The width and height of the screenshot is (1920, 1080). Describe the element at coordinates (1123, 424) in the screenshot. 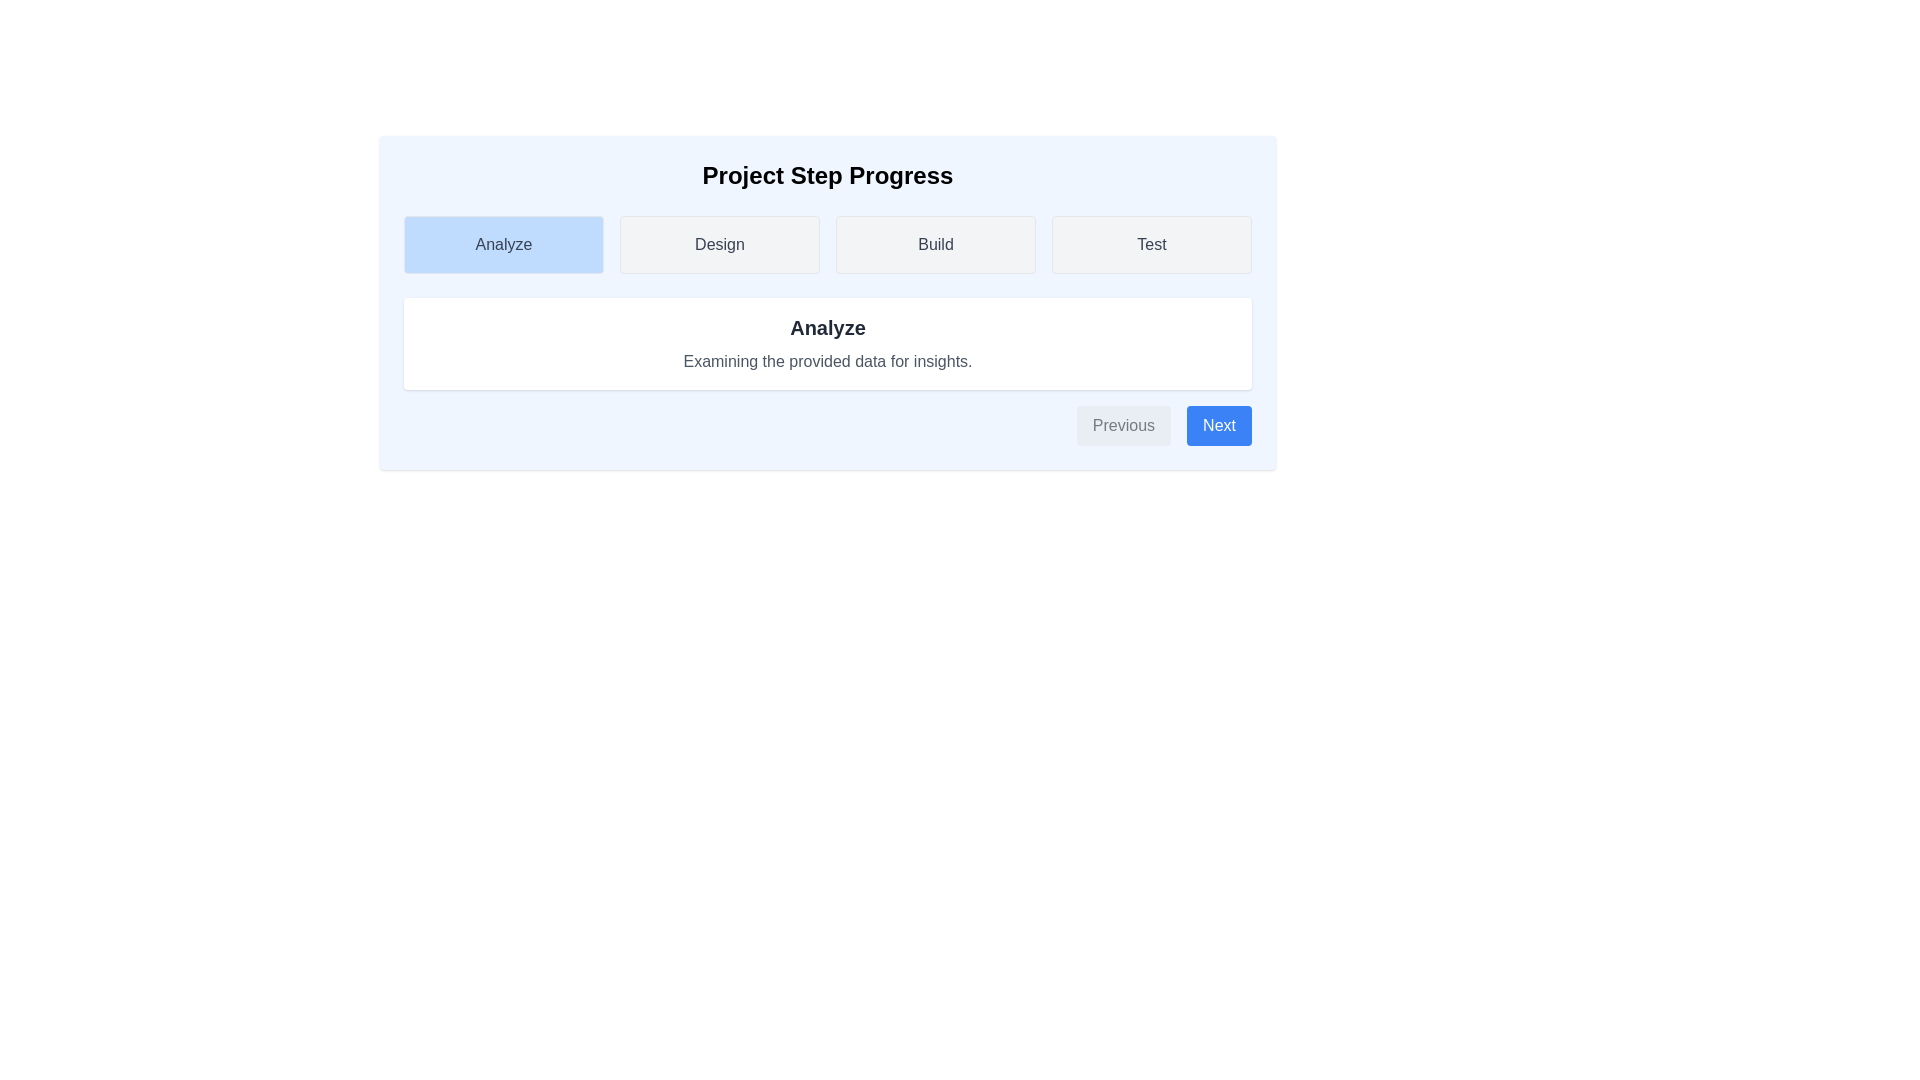

I see `the 'Previous' button, which is a light gray button with rounded corners located in the bottom-right section of the interface` at that location.